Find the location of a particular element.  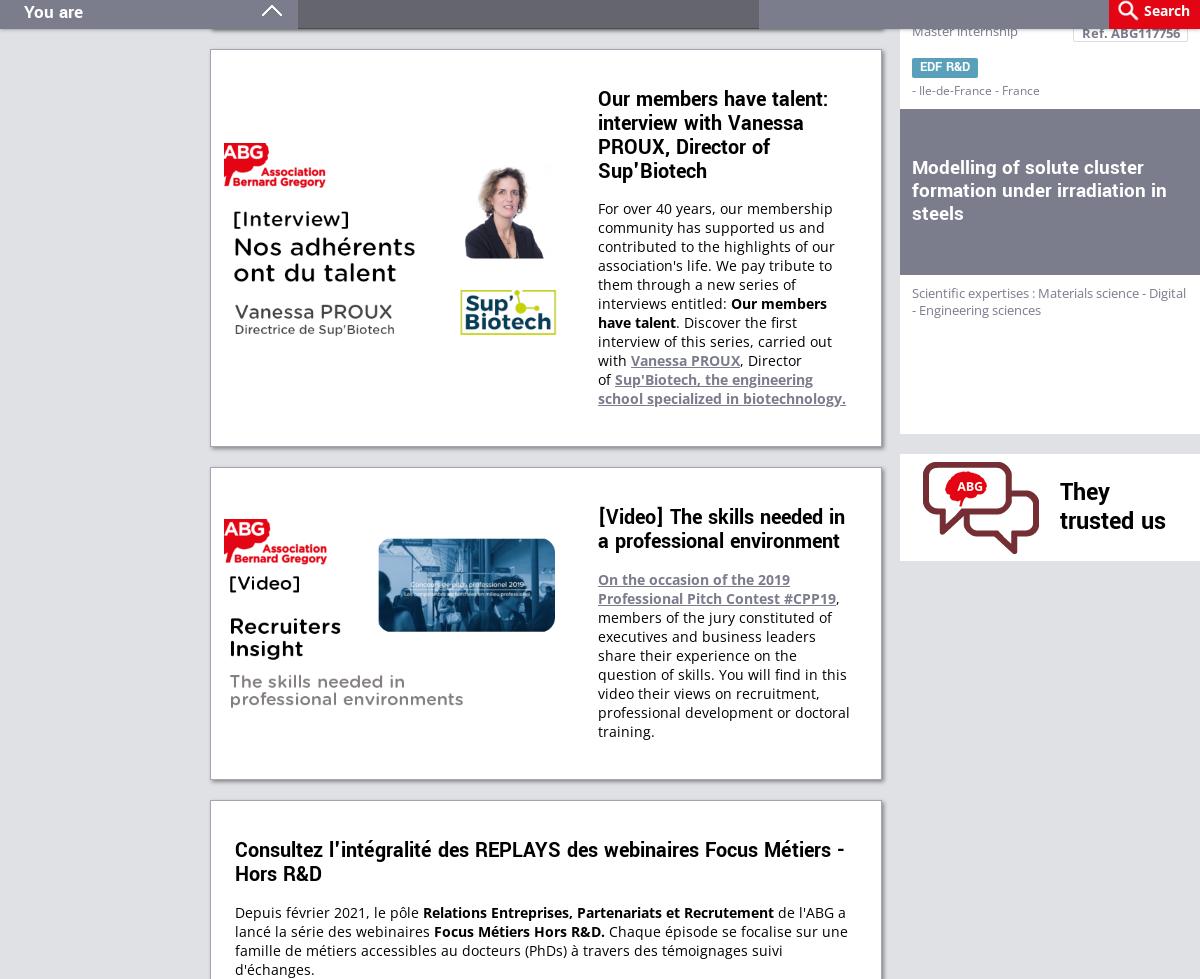

'. Discover the first interview of this series, carried out with' is located at coordinates (714, 341).